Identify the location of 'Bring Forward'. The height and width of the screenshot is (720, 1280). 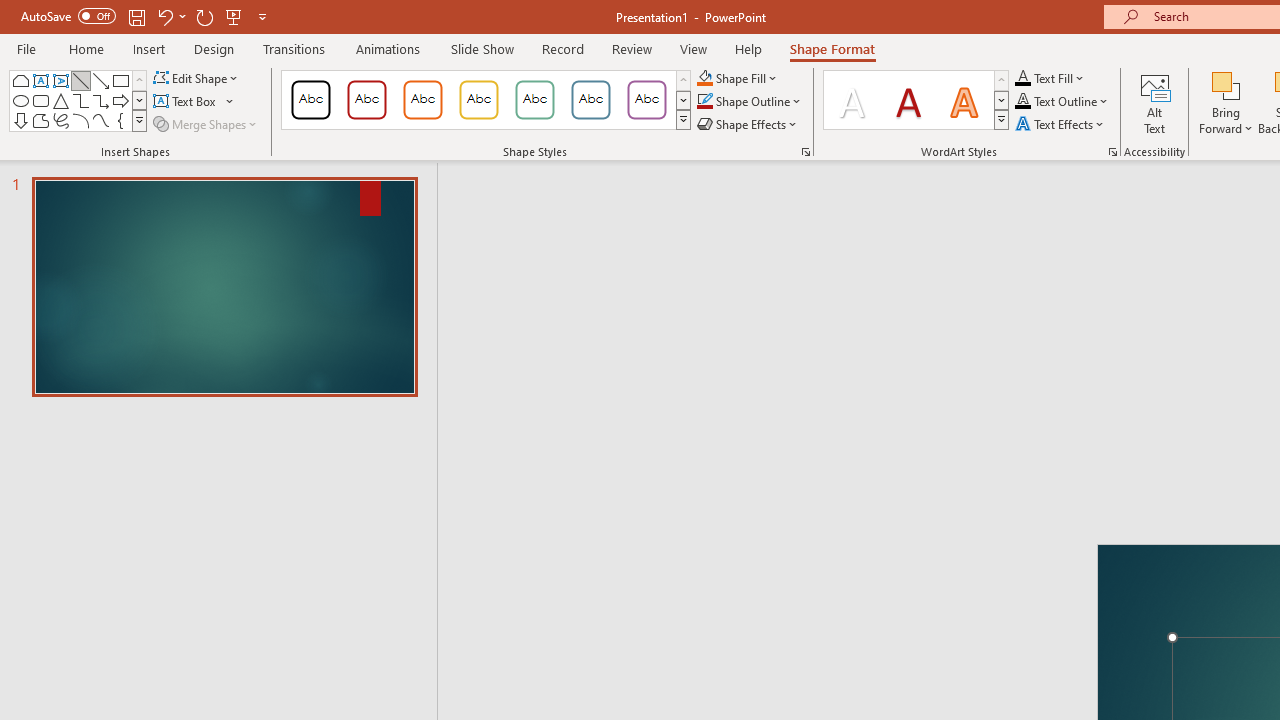
(1225, 103).